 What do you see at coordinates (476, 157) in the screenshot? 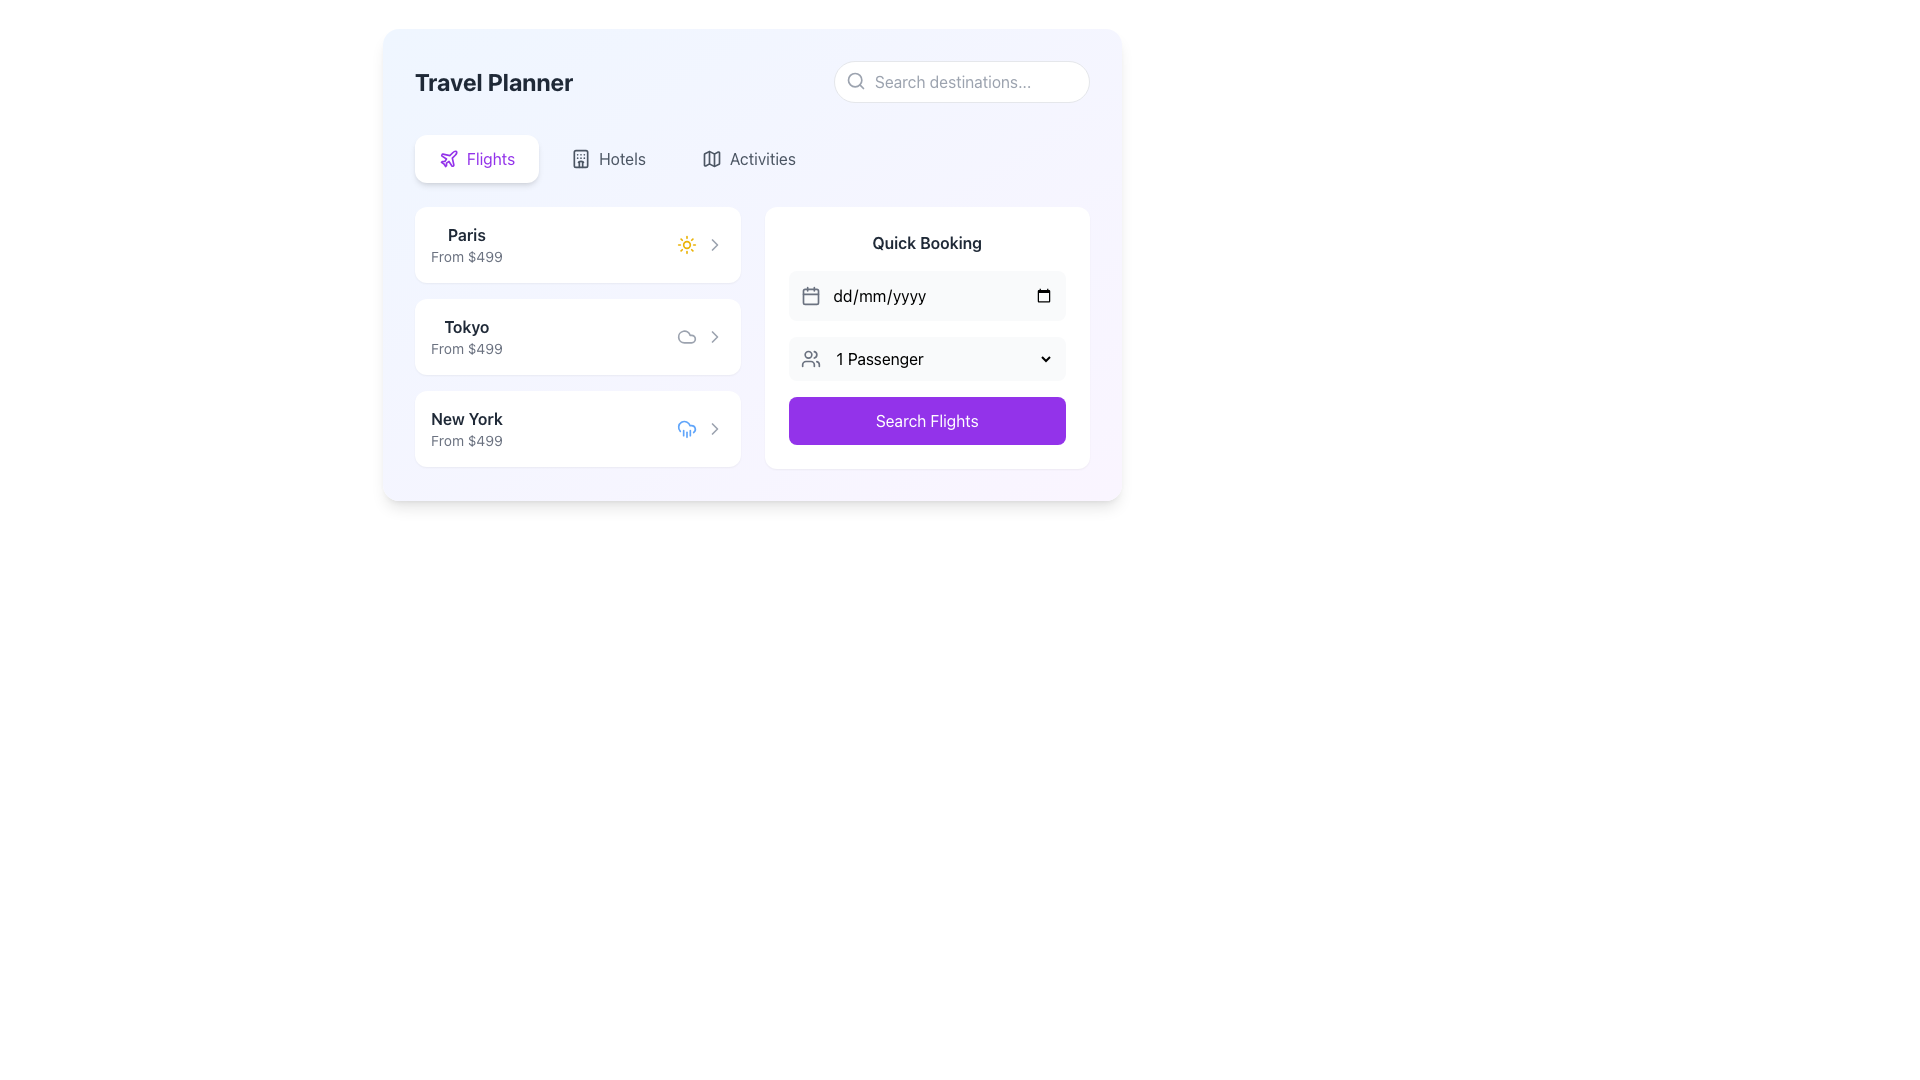
I see `the 'Flights' button, which is the first button in the navigation options below the 'Travel Planner' header, featuring a white background with a purple airplane icon and purple text` at bounding box center [476, 157].